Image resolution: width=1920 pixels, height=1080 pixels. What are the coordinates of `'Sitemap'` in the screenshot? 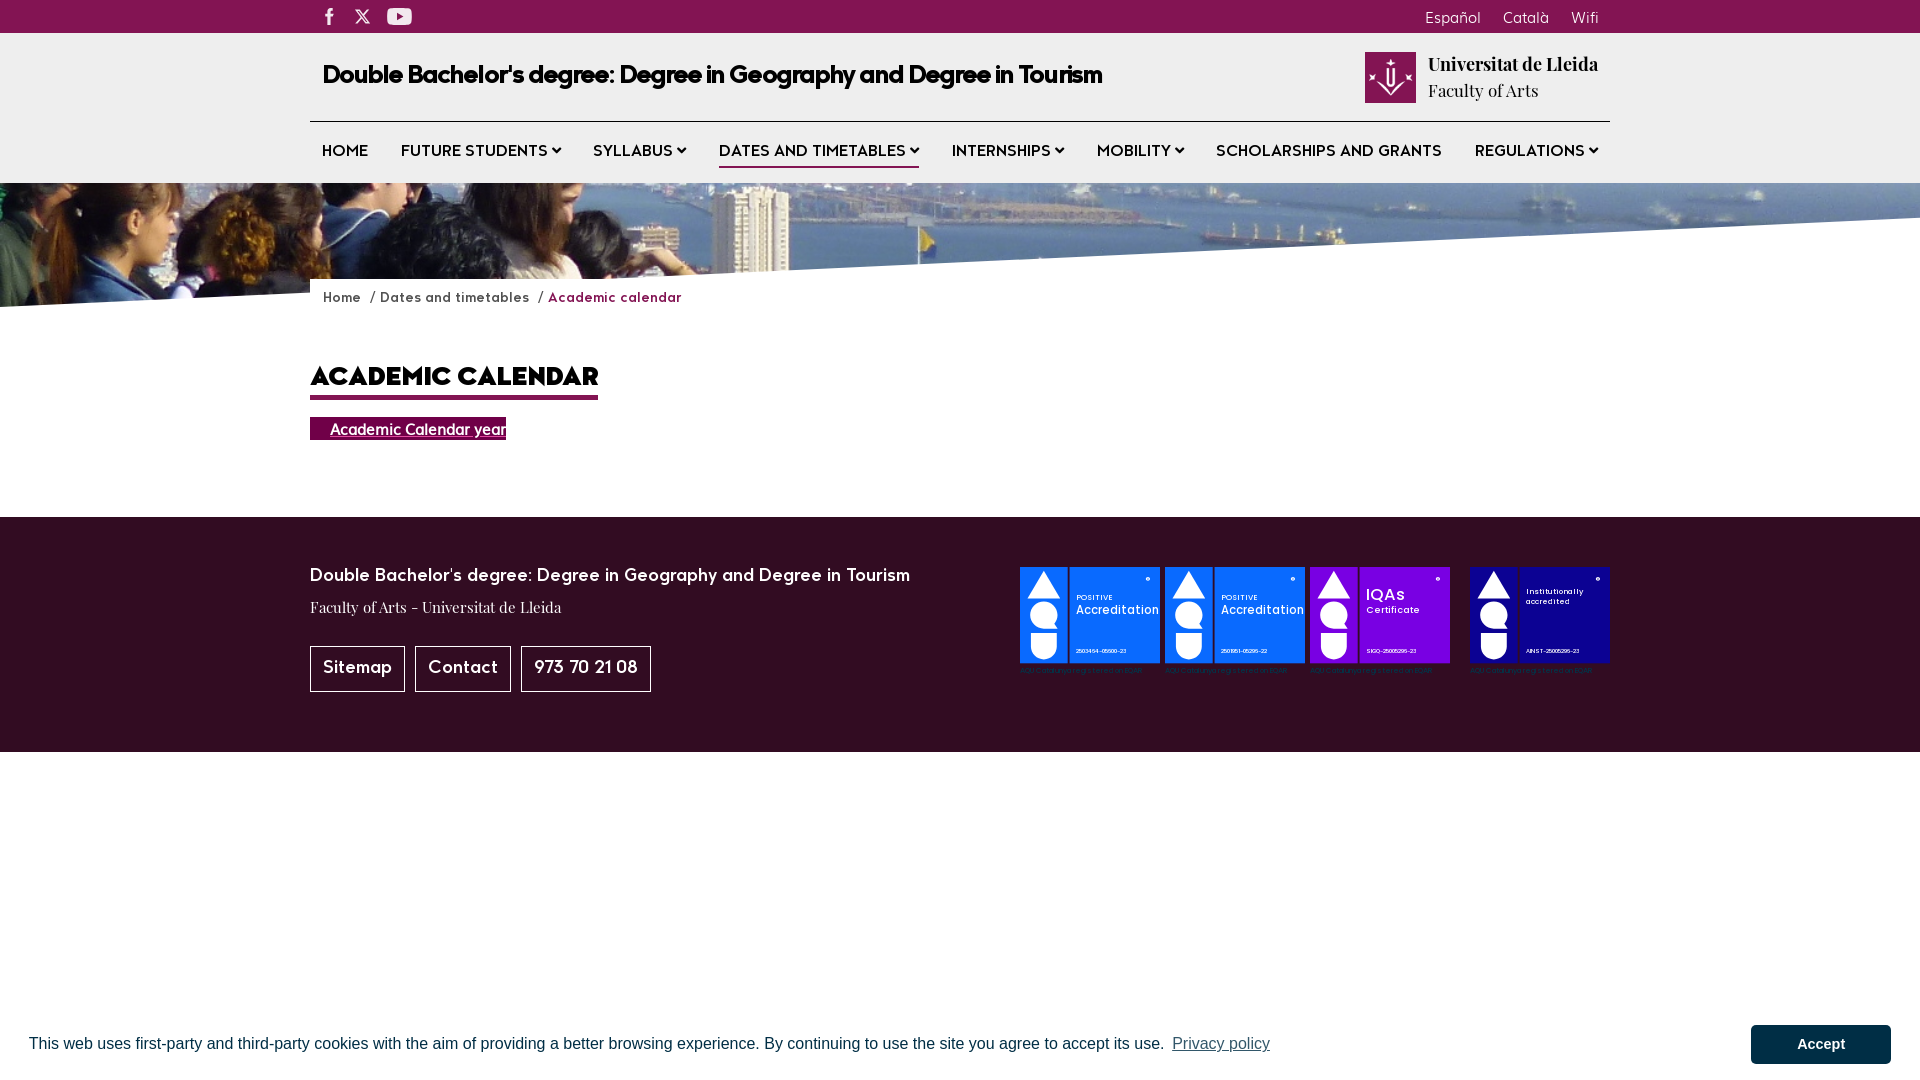 It's located at (357, 668).